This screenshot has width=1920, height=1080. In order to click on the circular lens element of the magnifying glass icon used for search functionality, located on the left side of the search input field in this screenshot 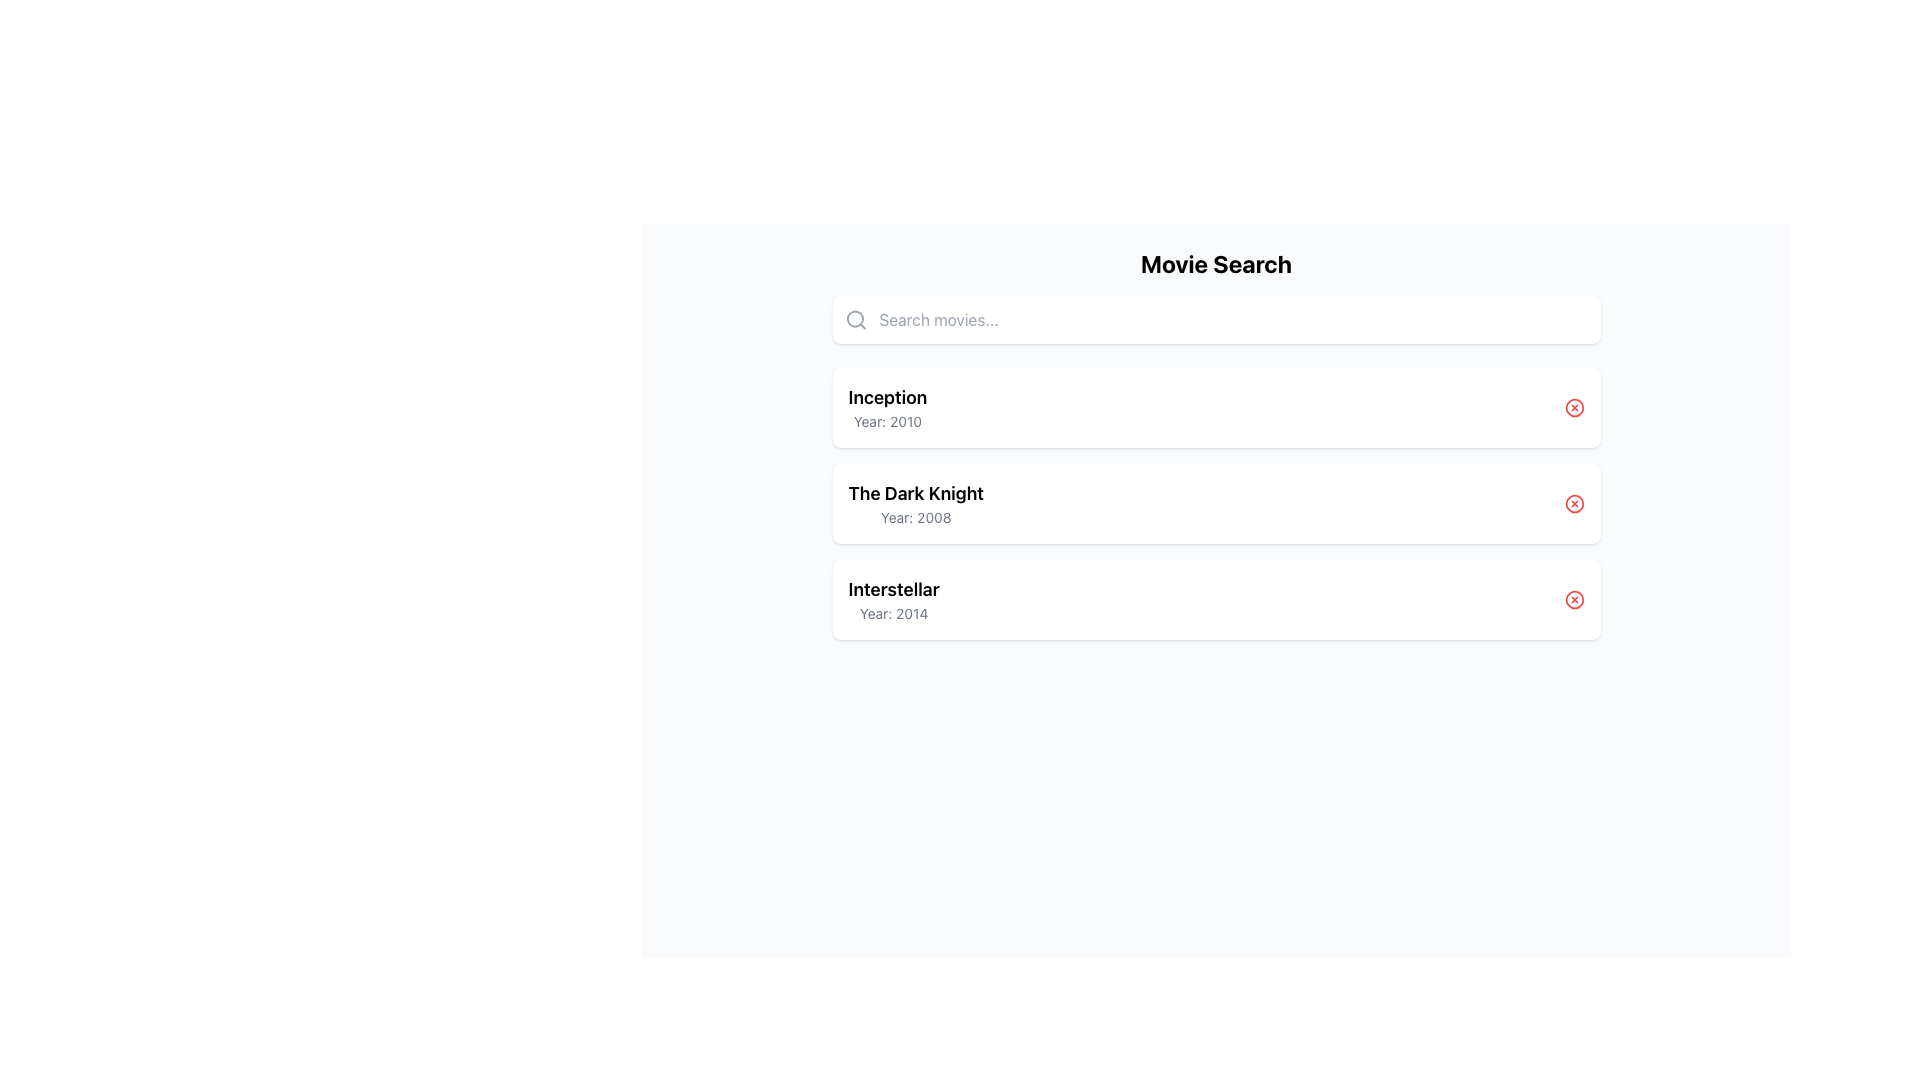, I will do `click(854, 318)`.